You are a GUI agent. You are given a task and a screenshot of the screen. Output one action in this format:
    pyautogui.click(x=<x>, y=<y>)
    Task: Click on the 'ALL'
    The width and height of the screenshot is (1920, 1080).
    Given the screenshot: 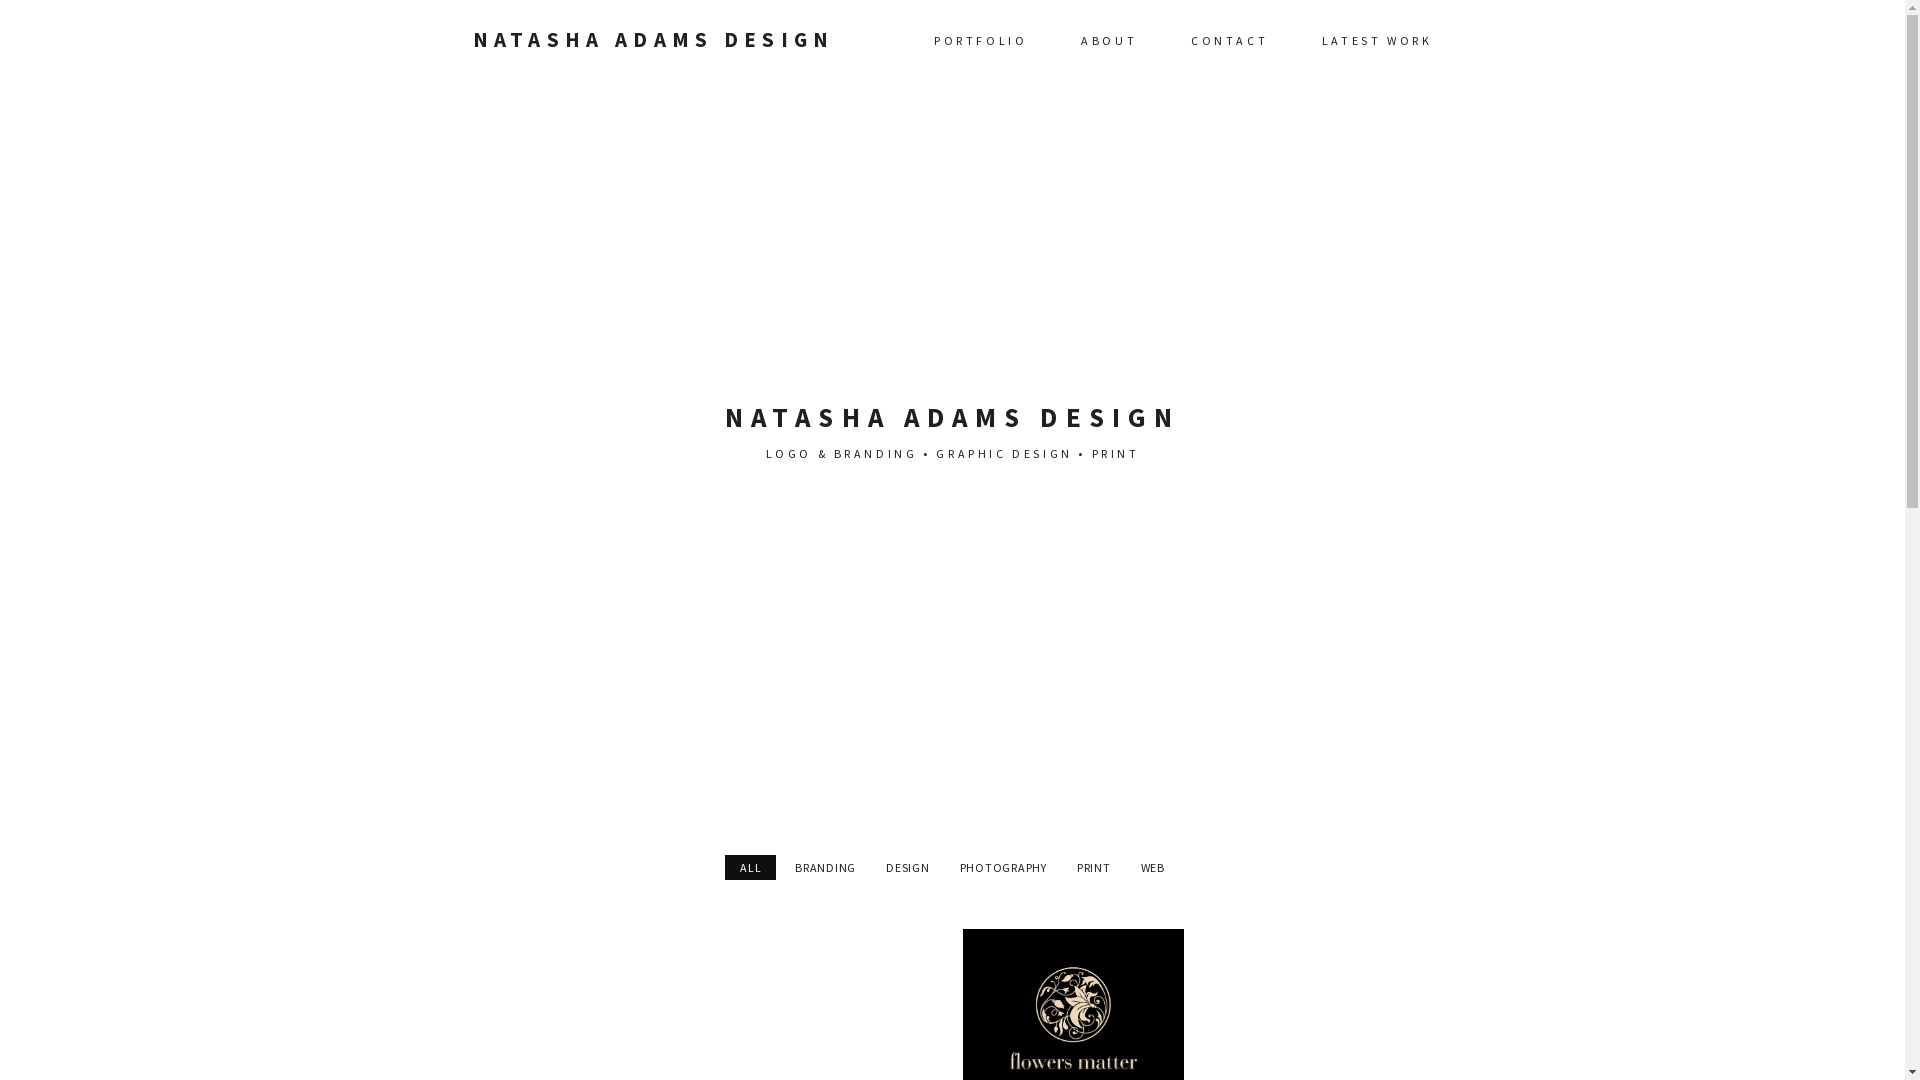 What is the action you would take?
    pyautogui.click(x=749, y=866)
    